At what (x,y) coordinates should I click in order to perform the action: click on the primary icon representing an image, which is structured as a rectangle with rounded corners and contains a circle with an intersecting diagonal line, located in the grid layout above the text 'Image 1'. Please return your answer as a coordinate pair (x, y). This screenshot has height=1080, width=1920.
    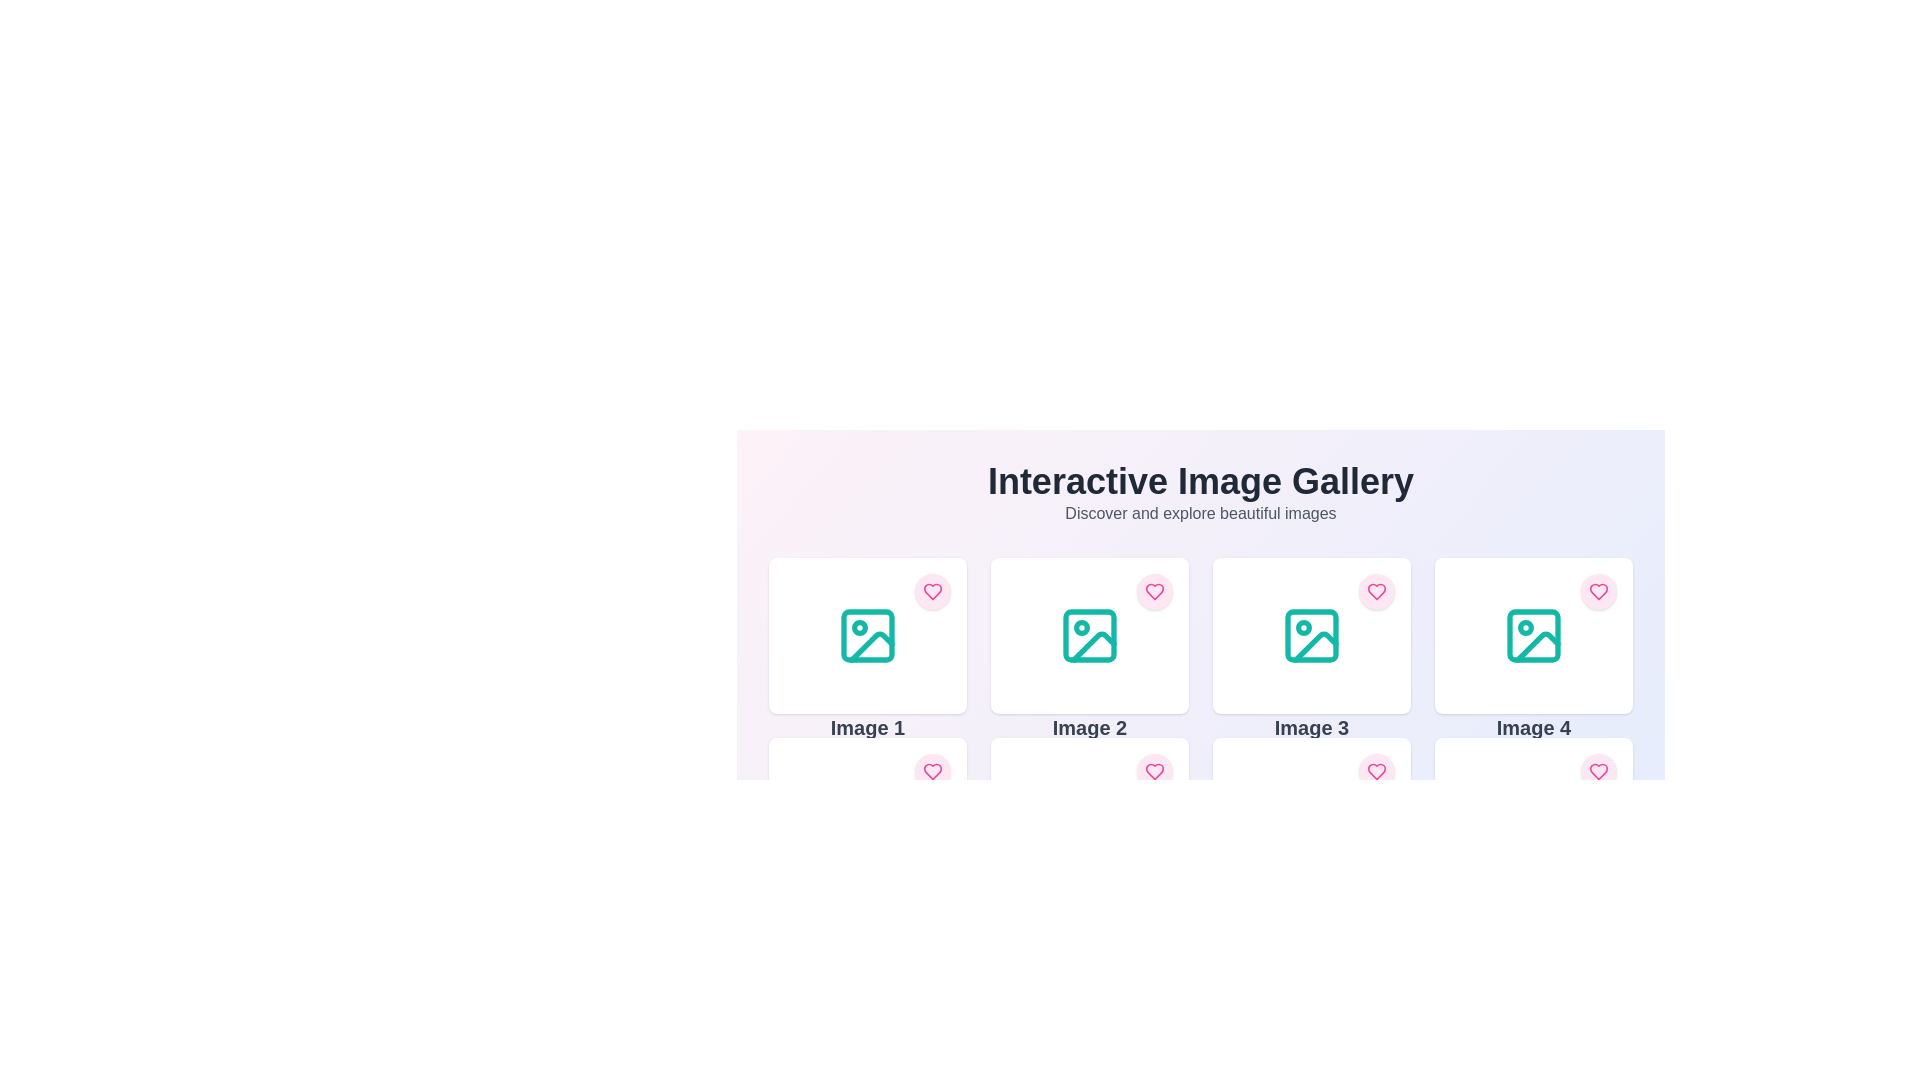
    Looking at the image, I should click on (868, 636).